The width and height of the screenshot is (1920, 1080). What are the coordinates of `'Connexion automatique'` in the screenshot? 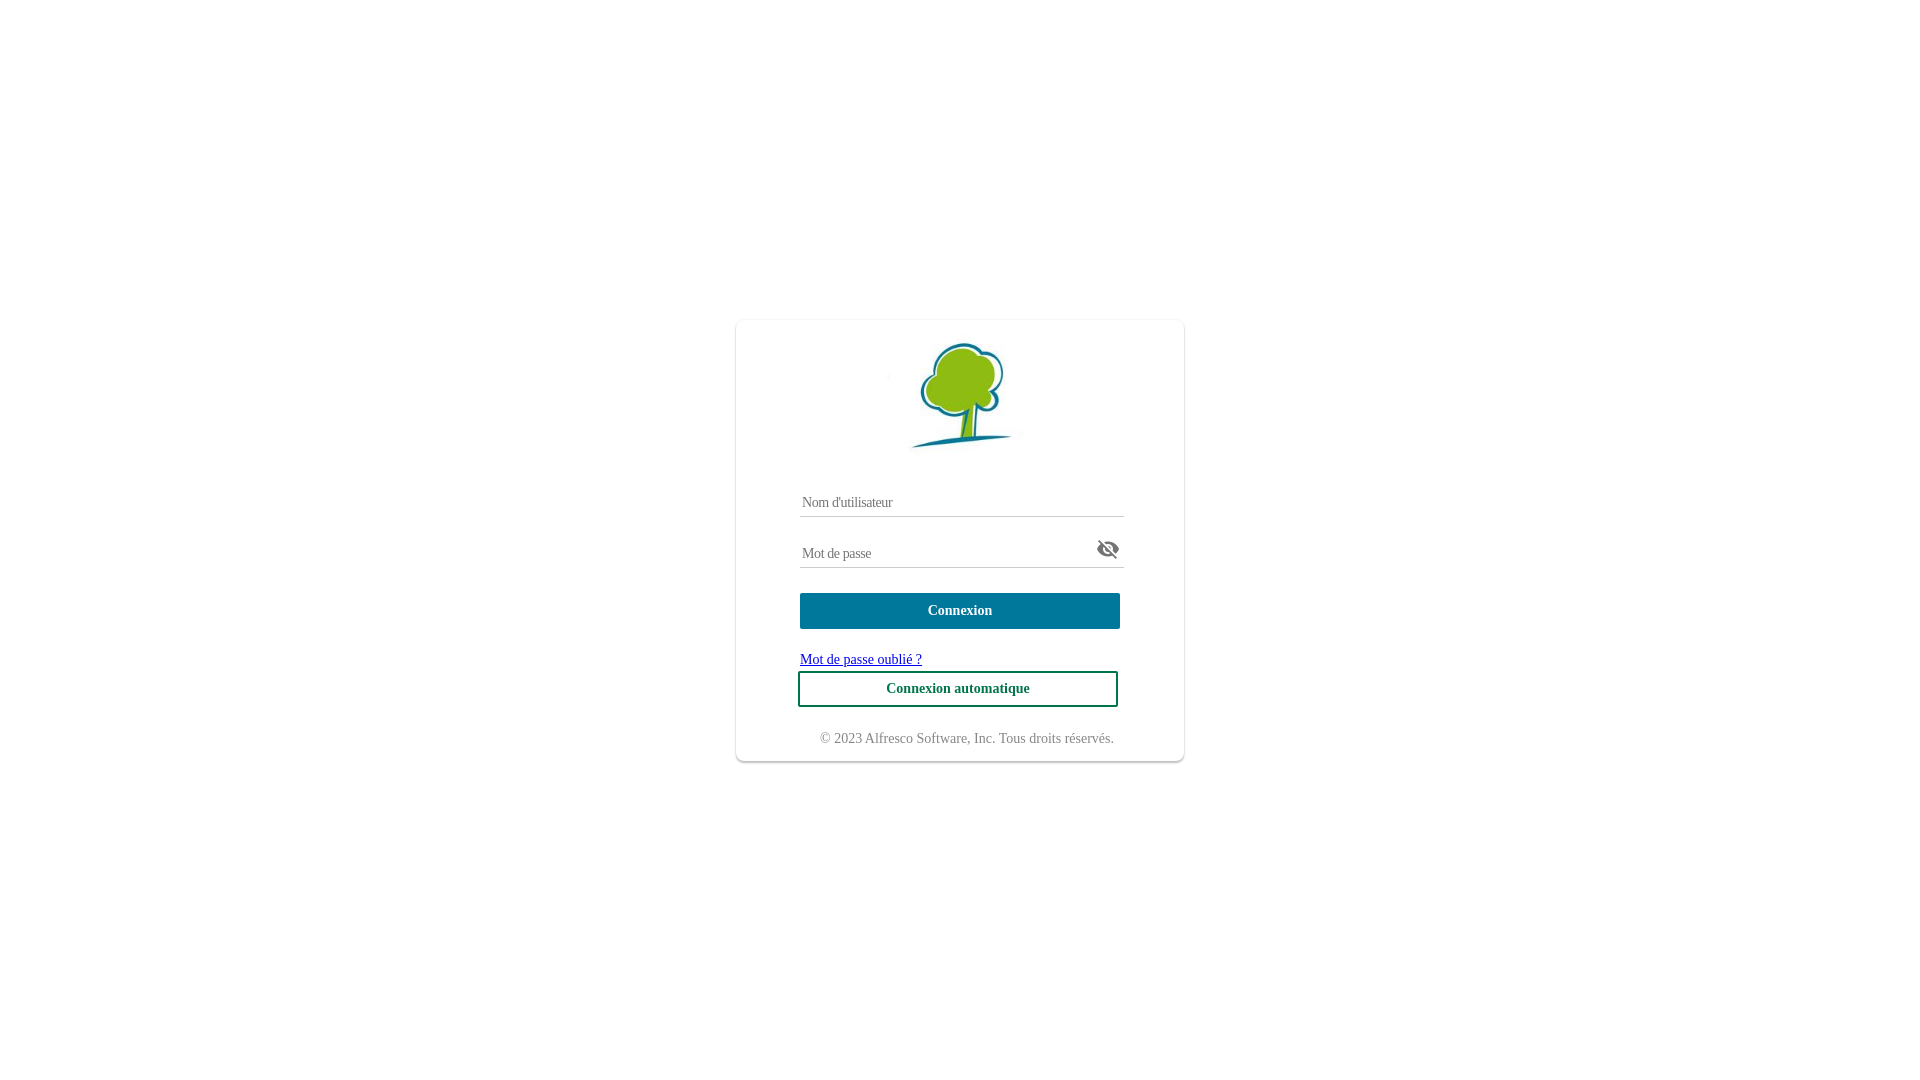 It's located at (957, 686).